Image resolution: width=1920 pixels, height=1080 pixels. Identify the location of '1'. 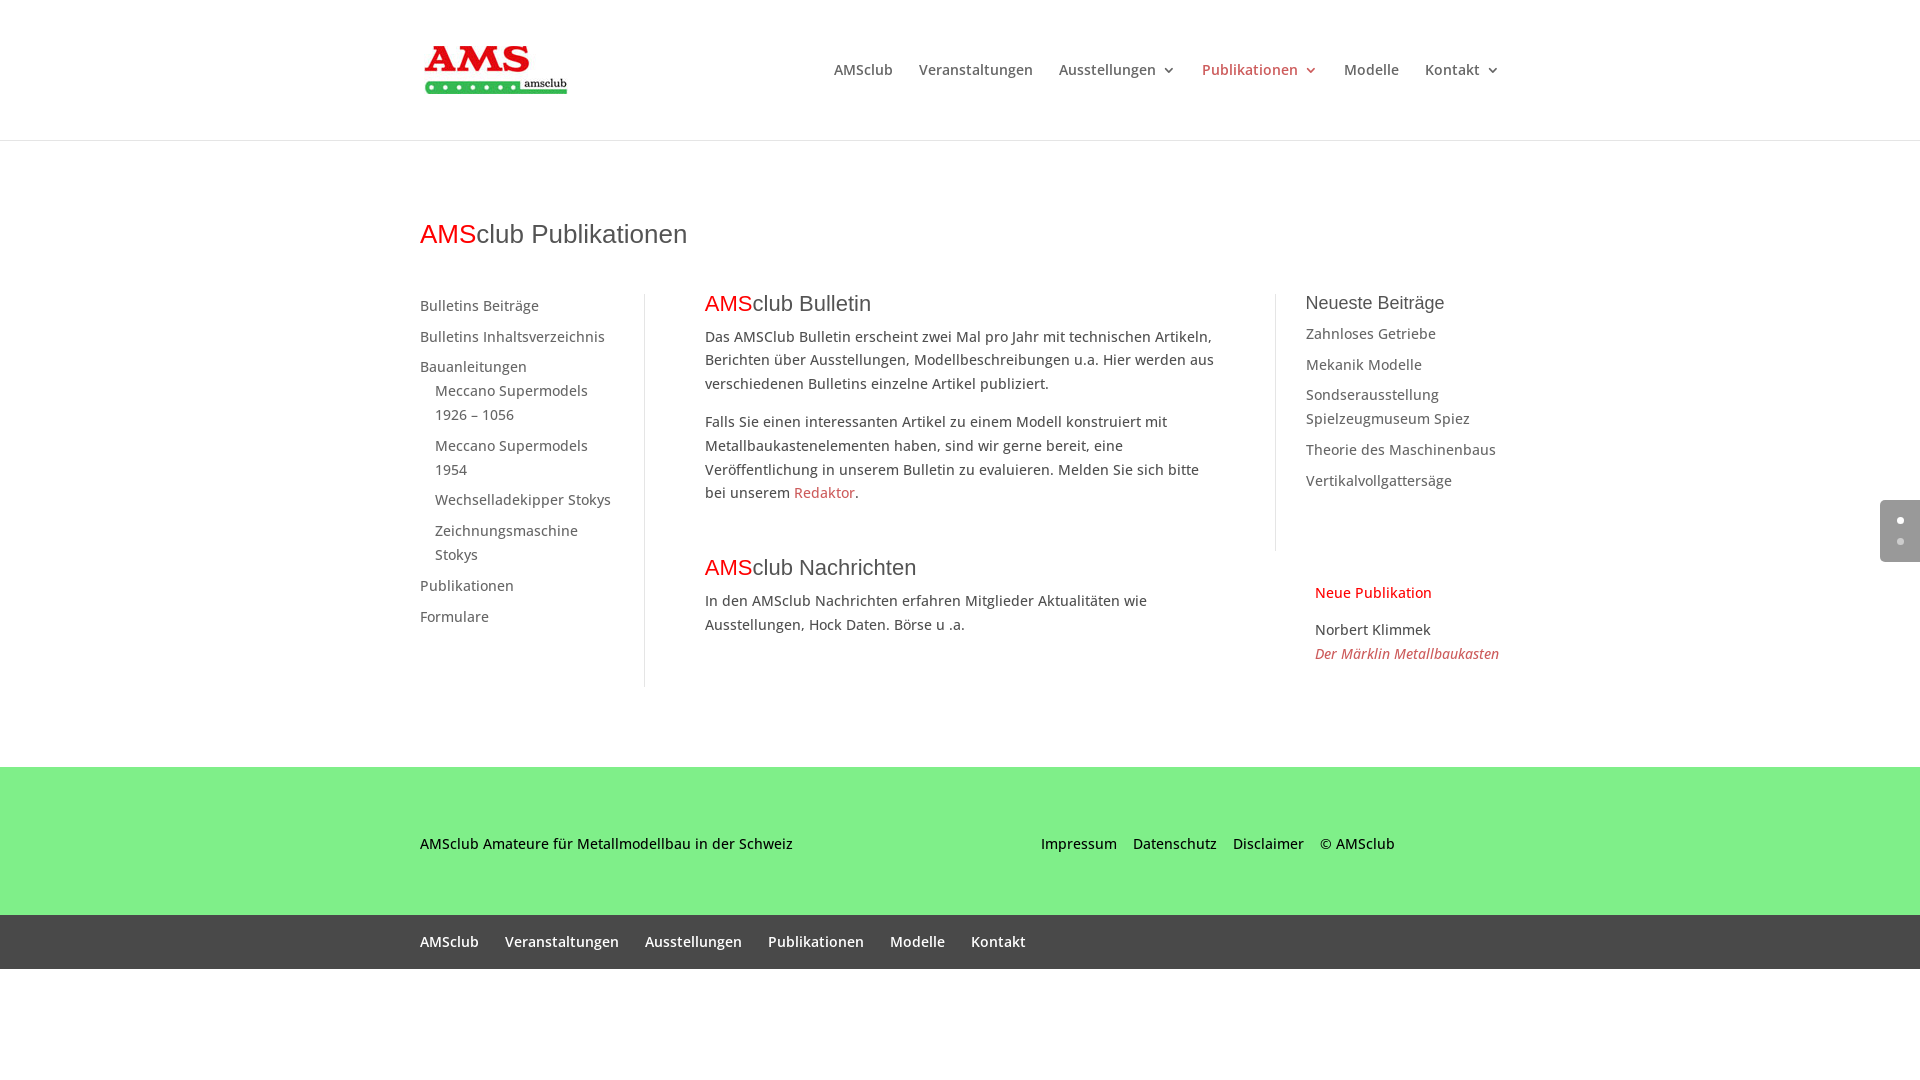
(1899, 541).